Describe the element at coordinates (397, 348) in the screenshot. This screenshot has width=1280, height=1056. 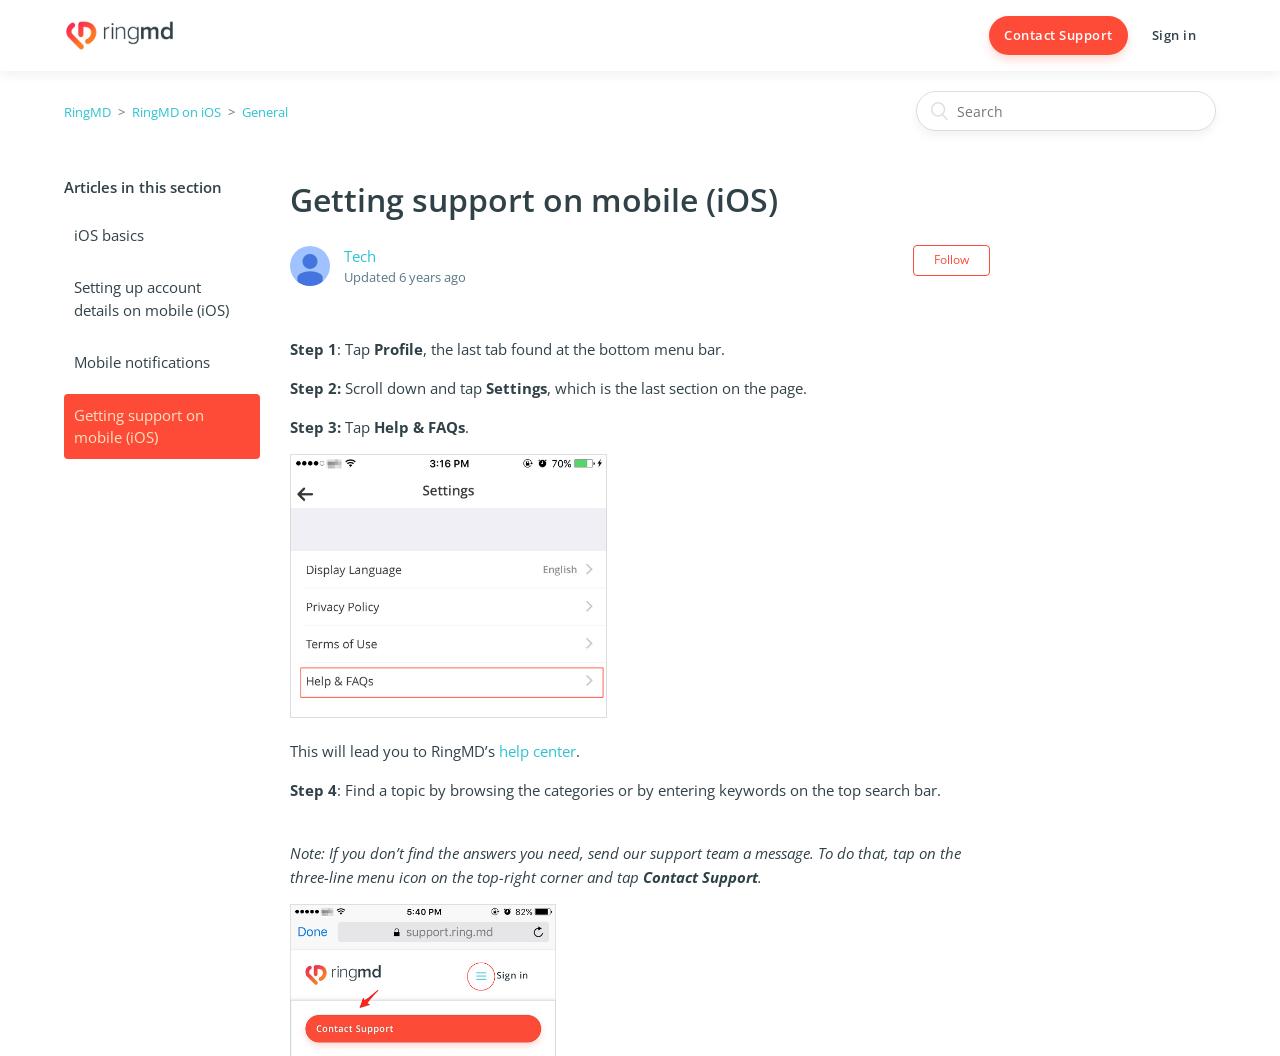
I see `'Profile'` at that location.